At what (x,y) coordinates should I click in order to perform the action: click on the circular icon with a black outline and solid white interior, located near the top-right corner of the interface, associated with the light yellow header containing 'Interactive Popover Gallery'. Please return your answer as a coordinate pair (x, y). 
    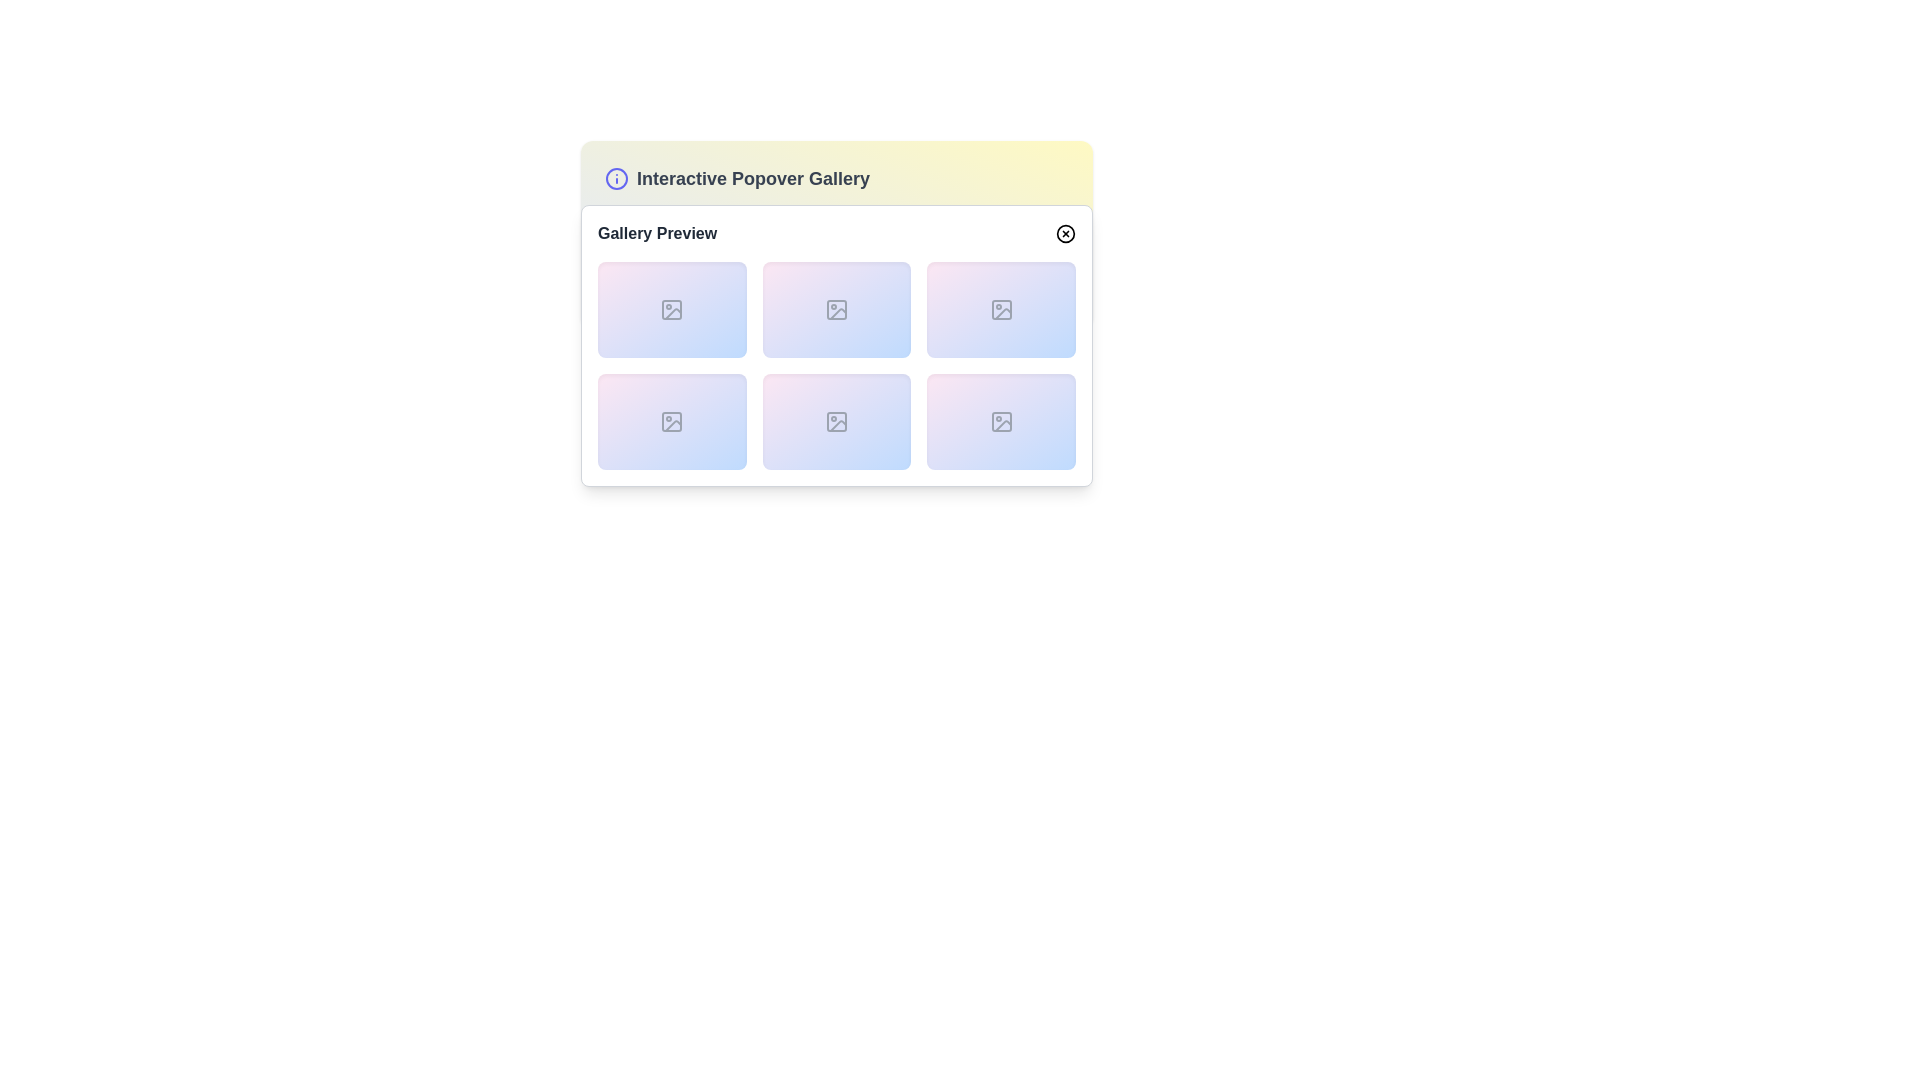
    Looking at the image, I should click on (1064, 233).